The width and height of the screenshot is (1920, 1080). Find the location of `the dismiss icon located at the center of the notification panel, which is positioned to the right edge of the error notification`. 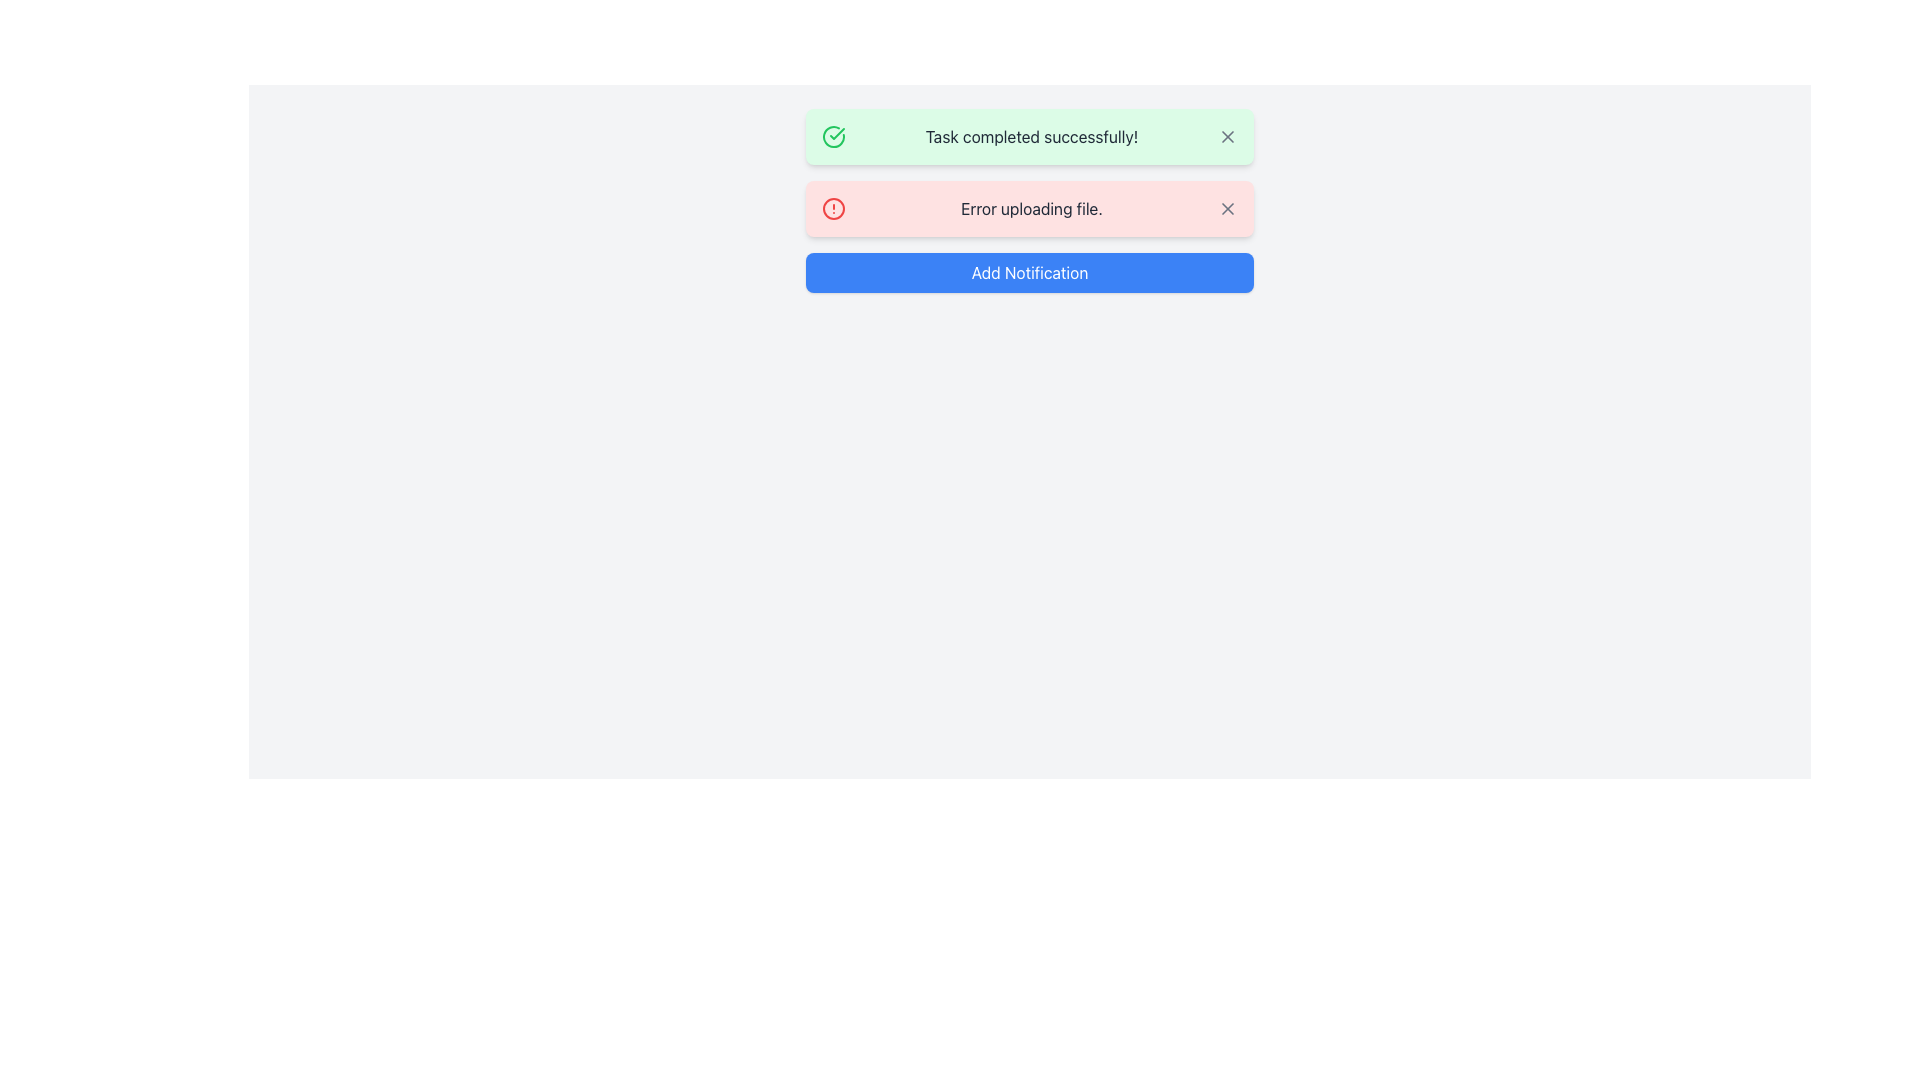

the dismiss icon located at the center of the notification panel, which is positioned to the right edge of the error notification is located at coordinates (1227, 208).